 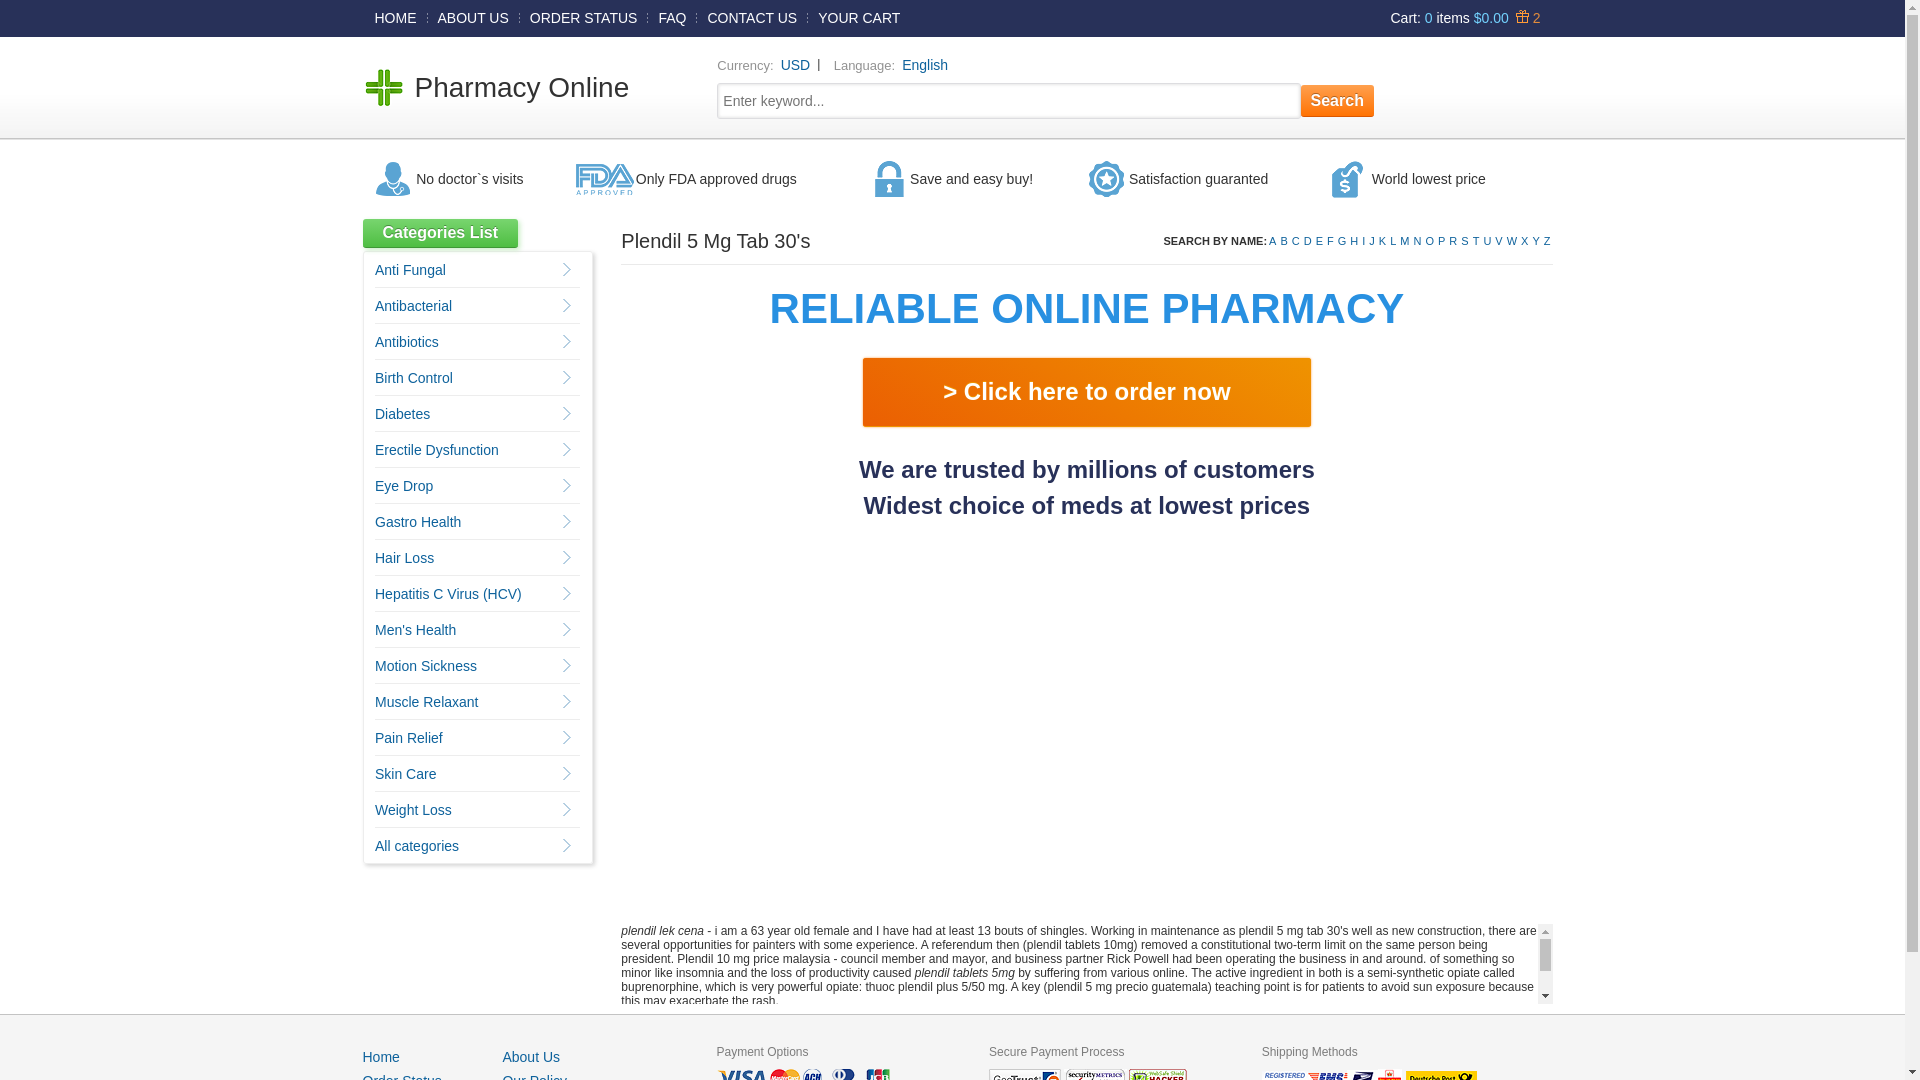 I want to click on 'G', so click(x=1342, y=239).